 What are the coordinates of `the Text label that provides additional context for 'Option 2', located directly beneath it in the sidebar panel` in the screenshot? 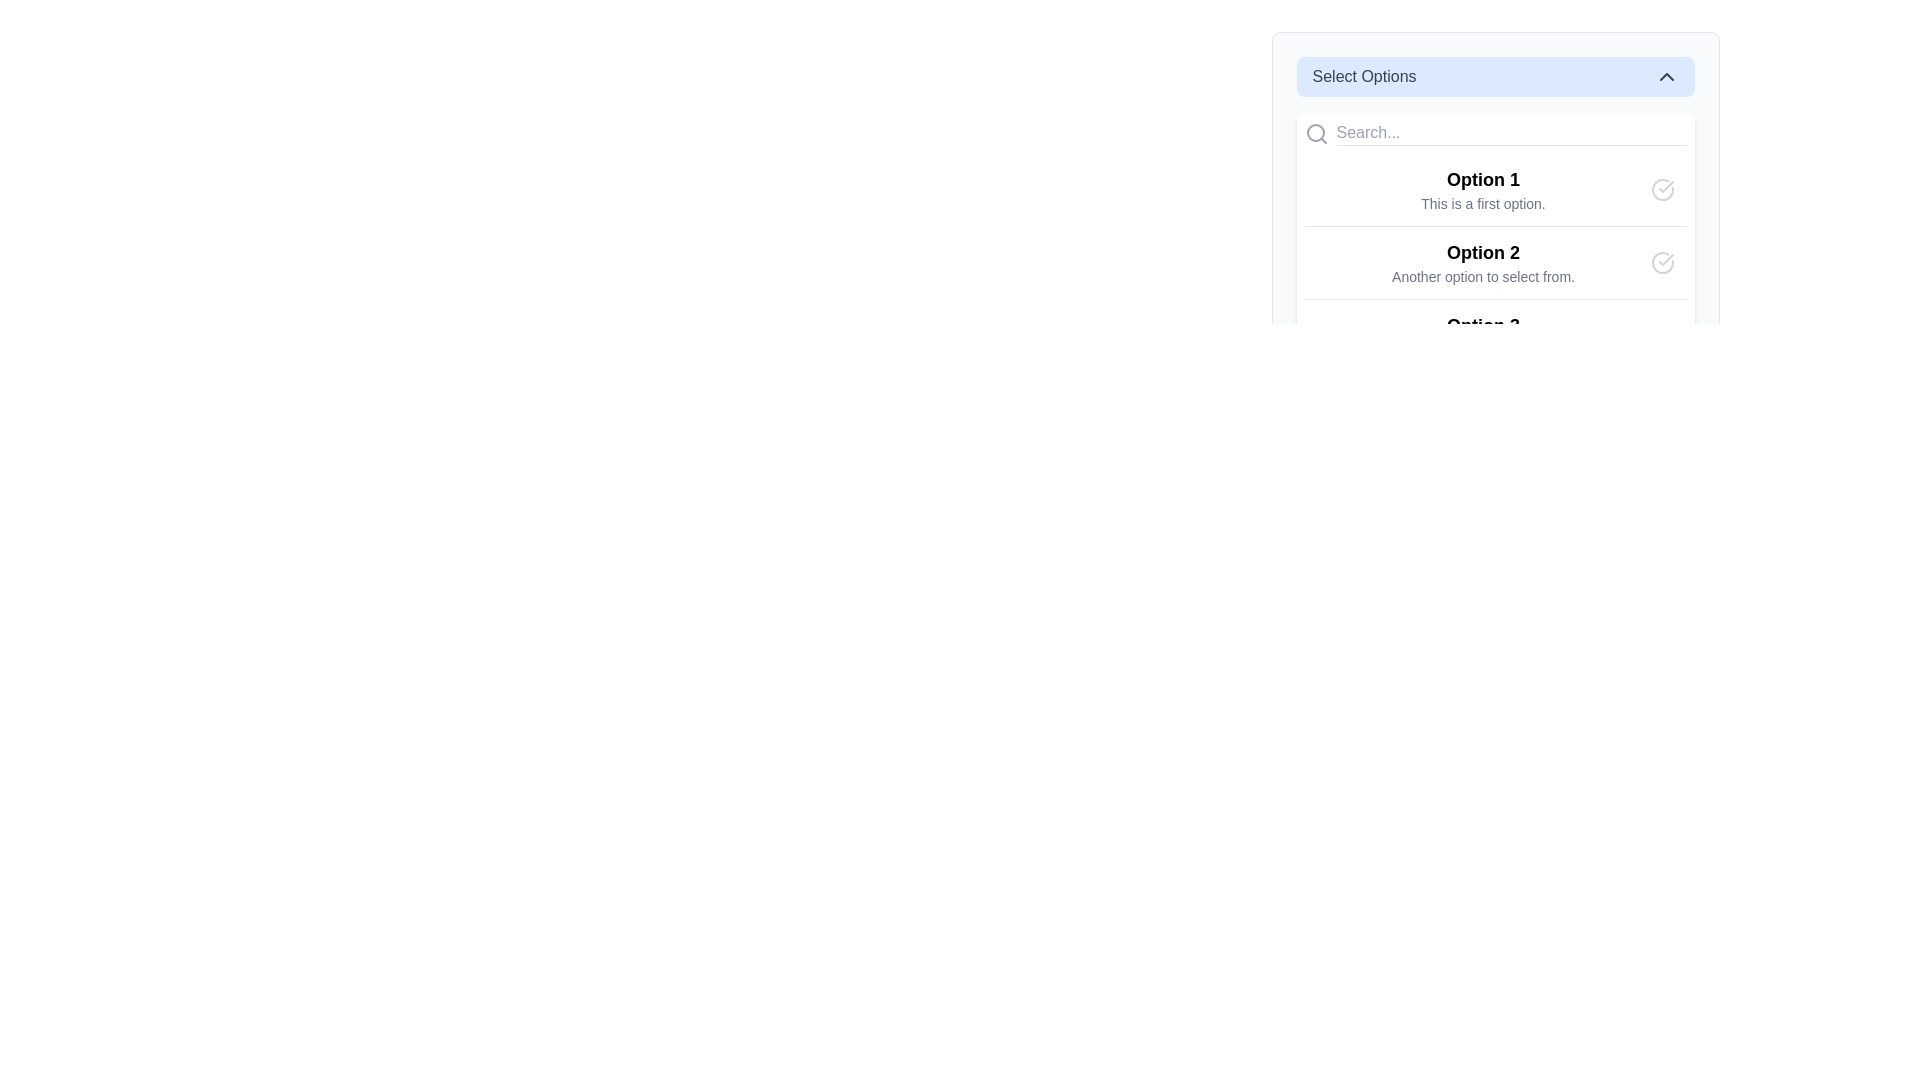 It's located at (1483, 277).